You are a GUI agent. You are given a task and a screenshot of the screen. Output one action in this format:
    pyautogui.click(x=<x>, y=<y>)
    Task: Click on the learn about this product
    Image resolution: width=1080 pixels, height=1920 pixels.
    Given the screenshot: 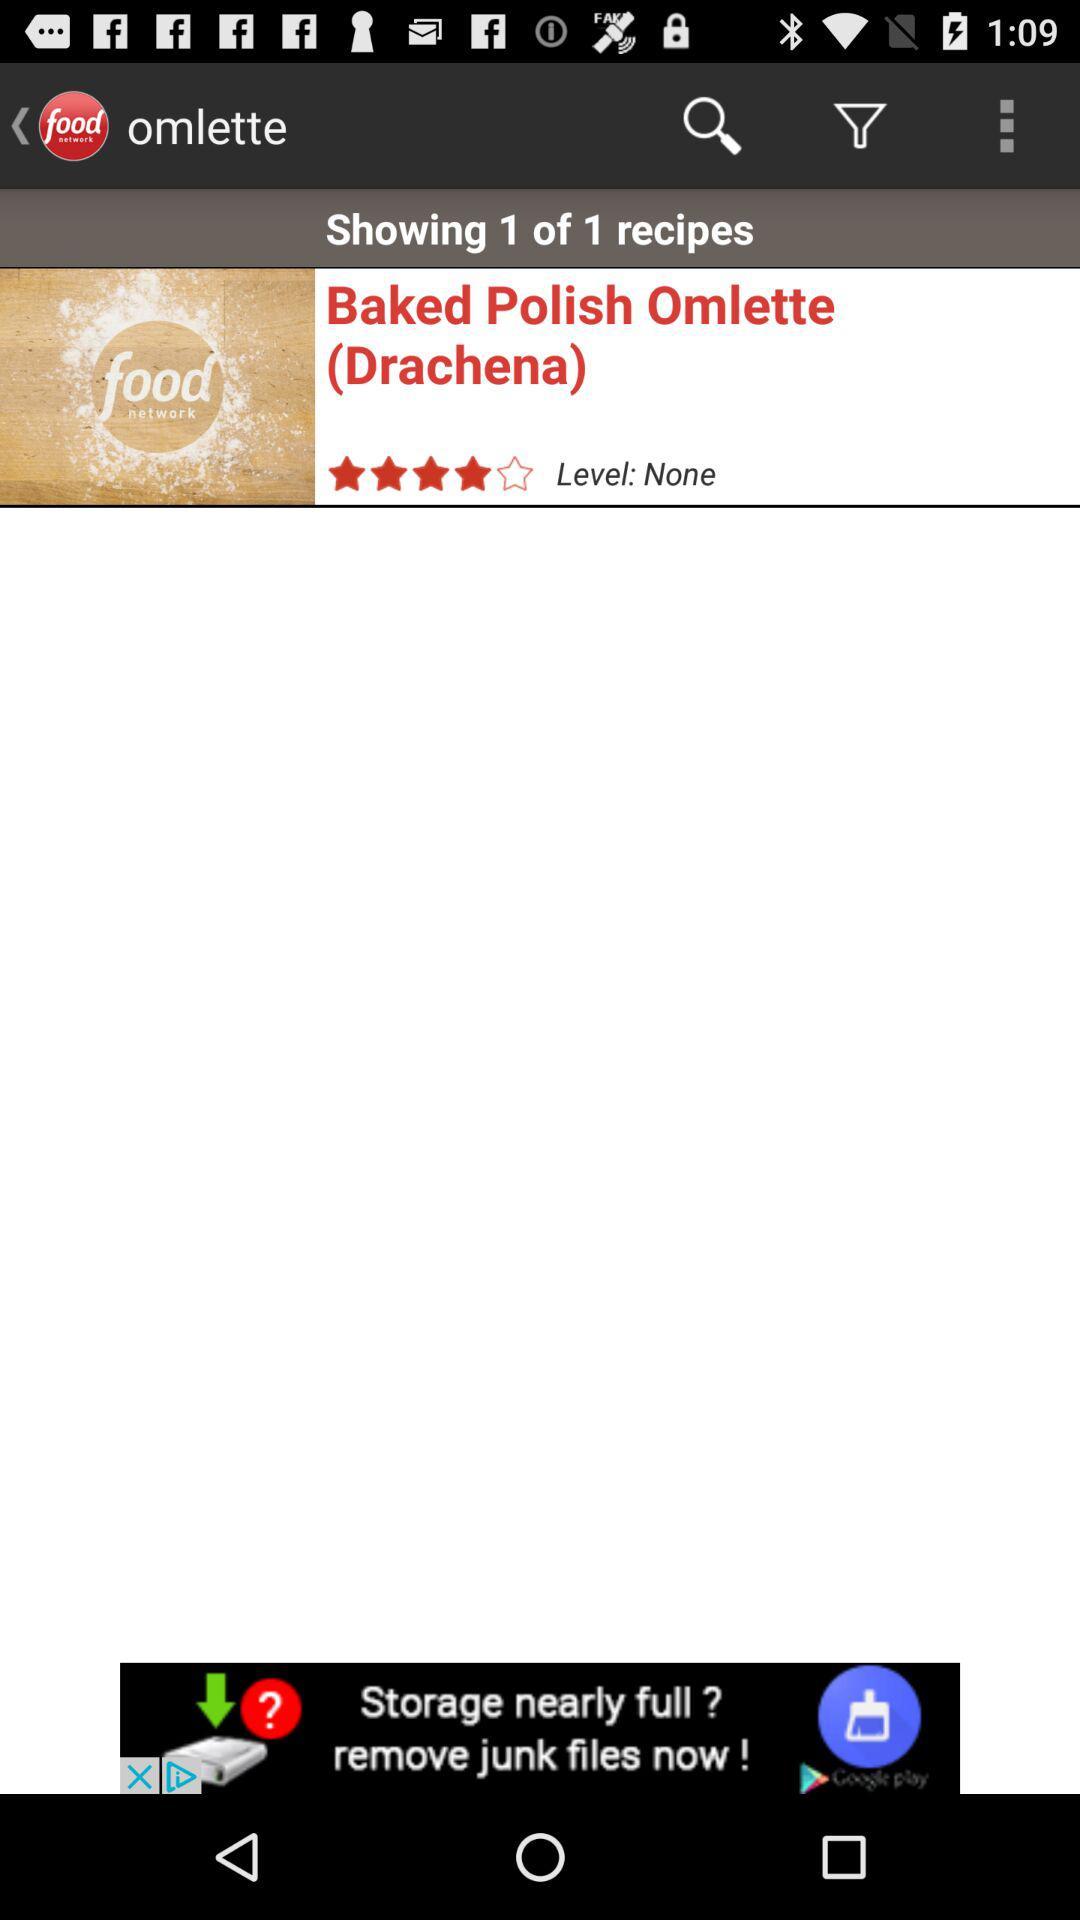 What is the action you would take?
    pyautogui.click(x=540, y=1727)
    